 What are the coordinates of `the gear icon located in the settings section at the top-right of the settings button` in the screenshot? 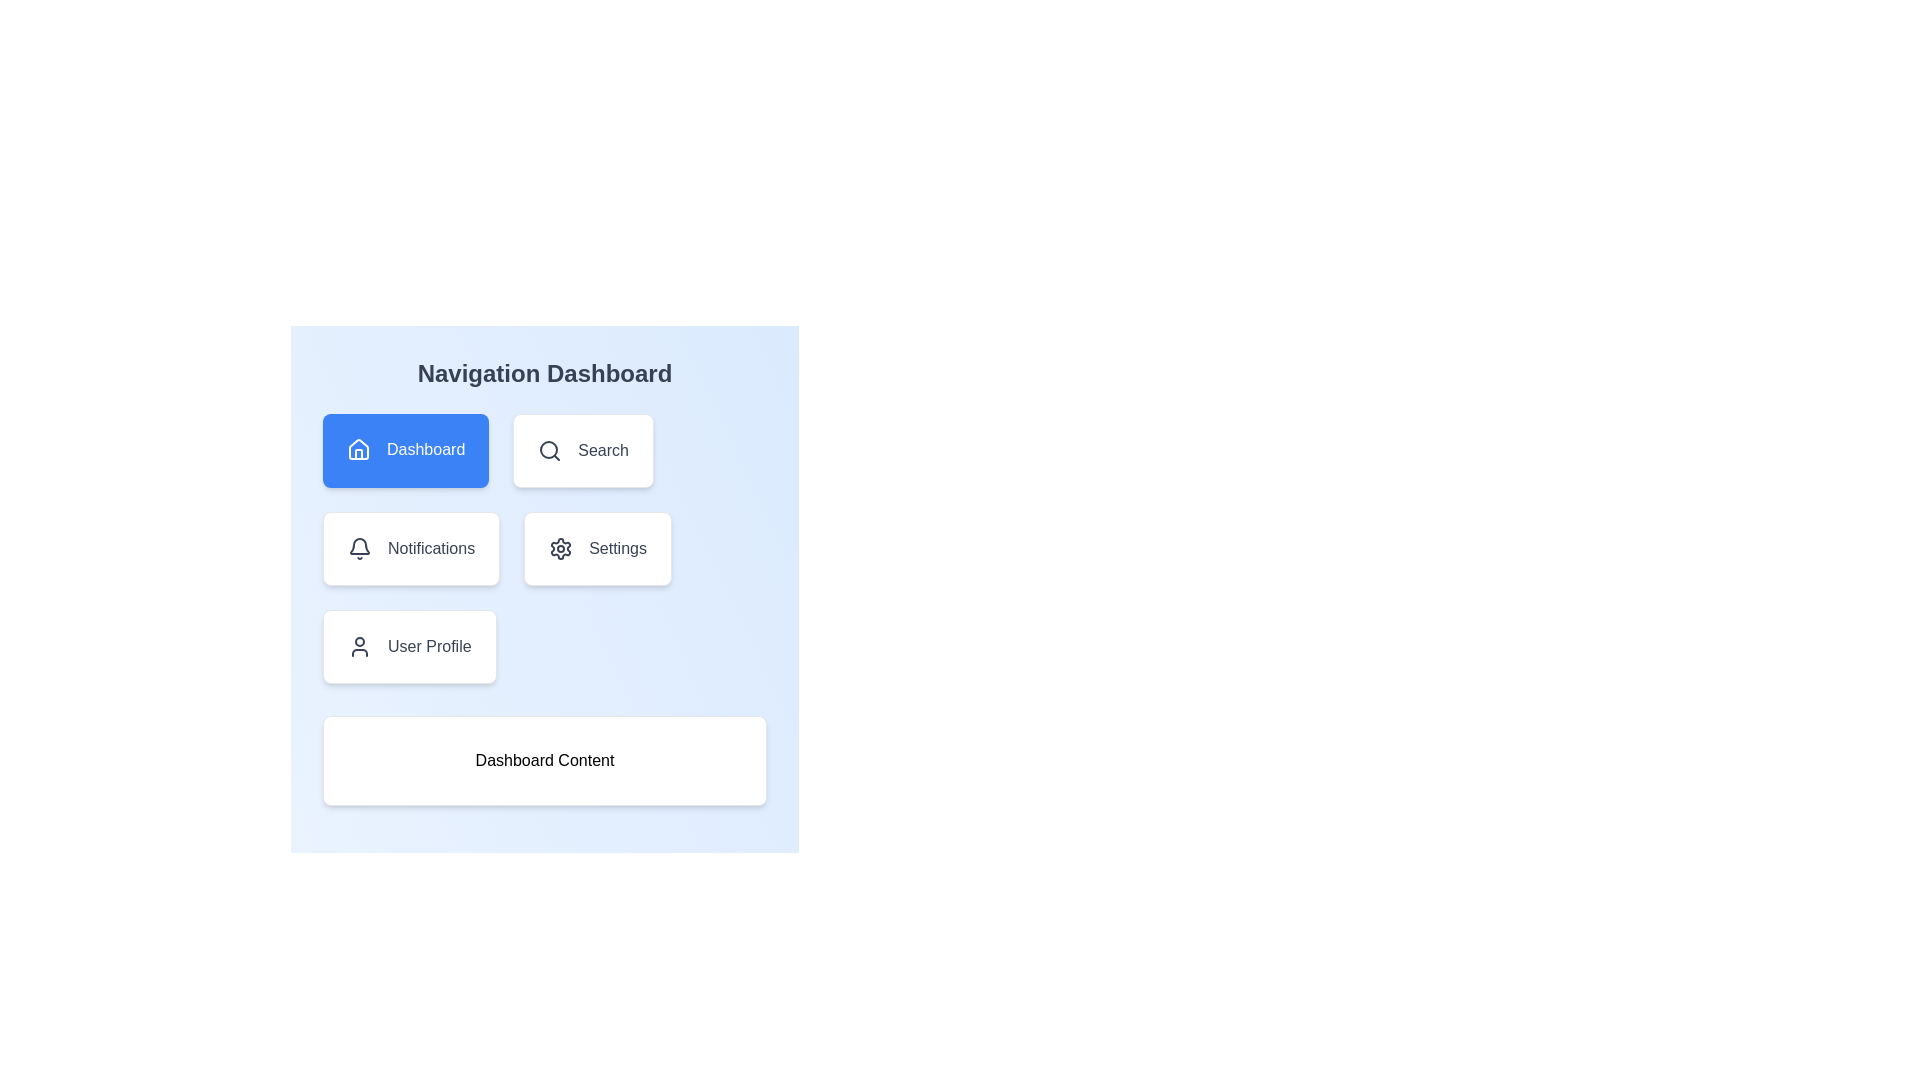 It's located at (560, 548).